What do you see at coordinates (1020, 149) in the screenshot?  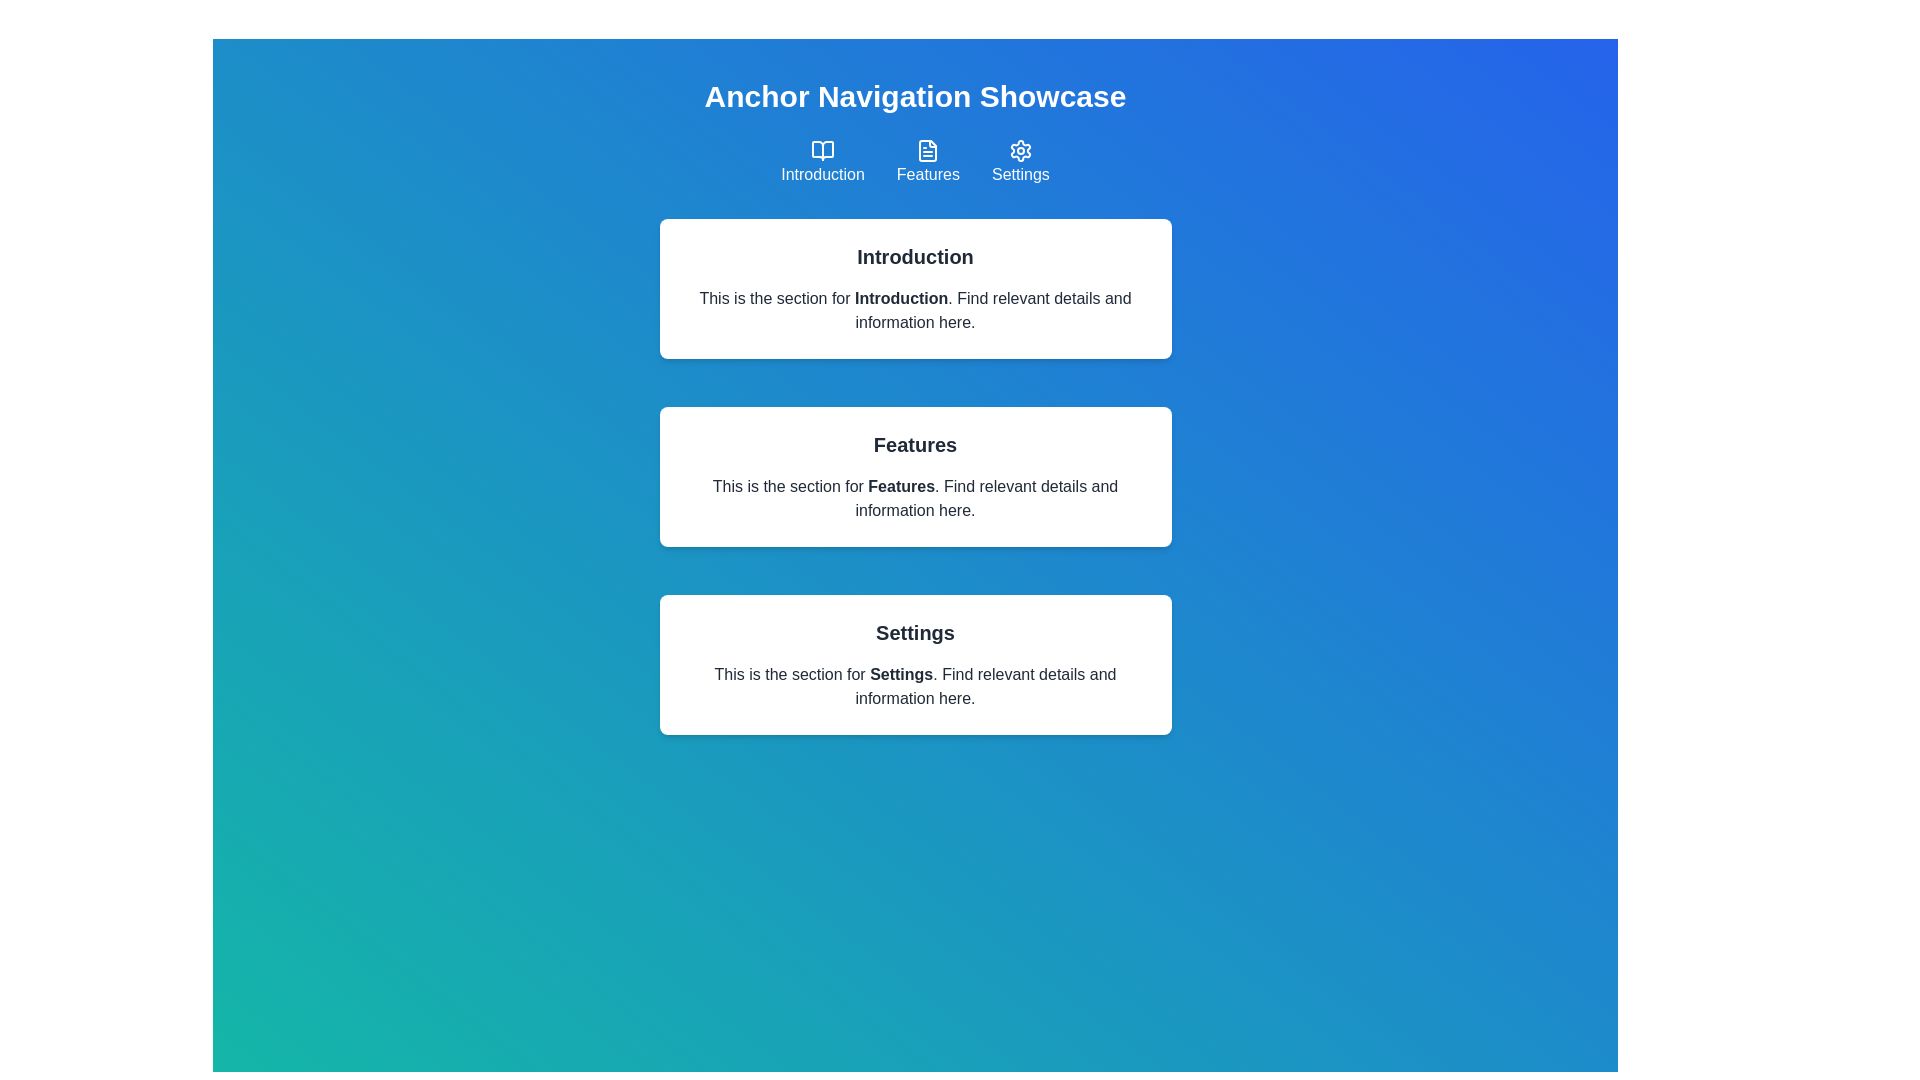 I see `the gear icon in the Settings category at the top-right section of the navigation bar to initiate navigation` at bounding box center [1020, 149].